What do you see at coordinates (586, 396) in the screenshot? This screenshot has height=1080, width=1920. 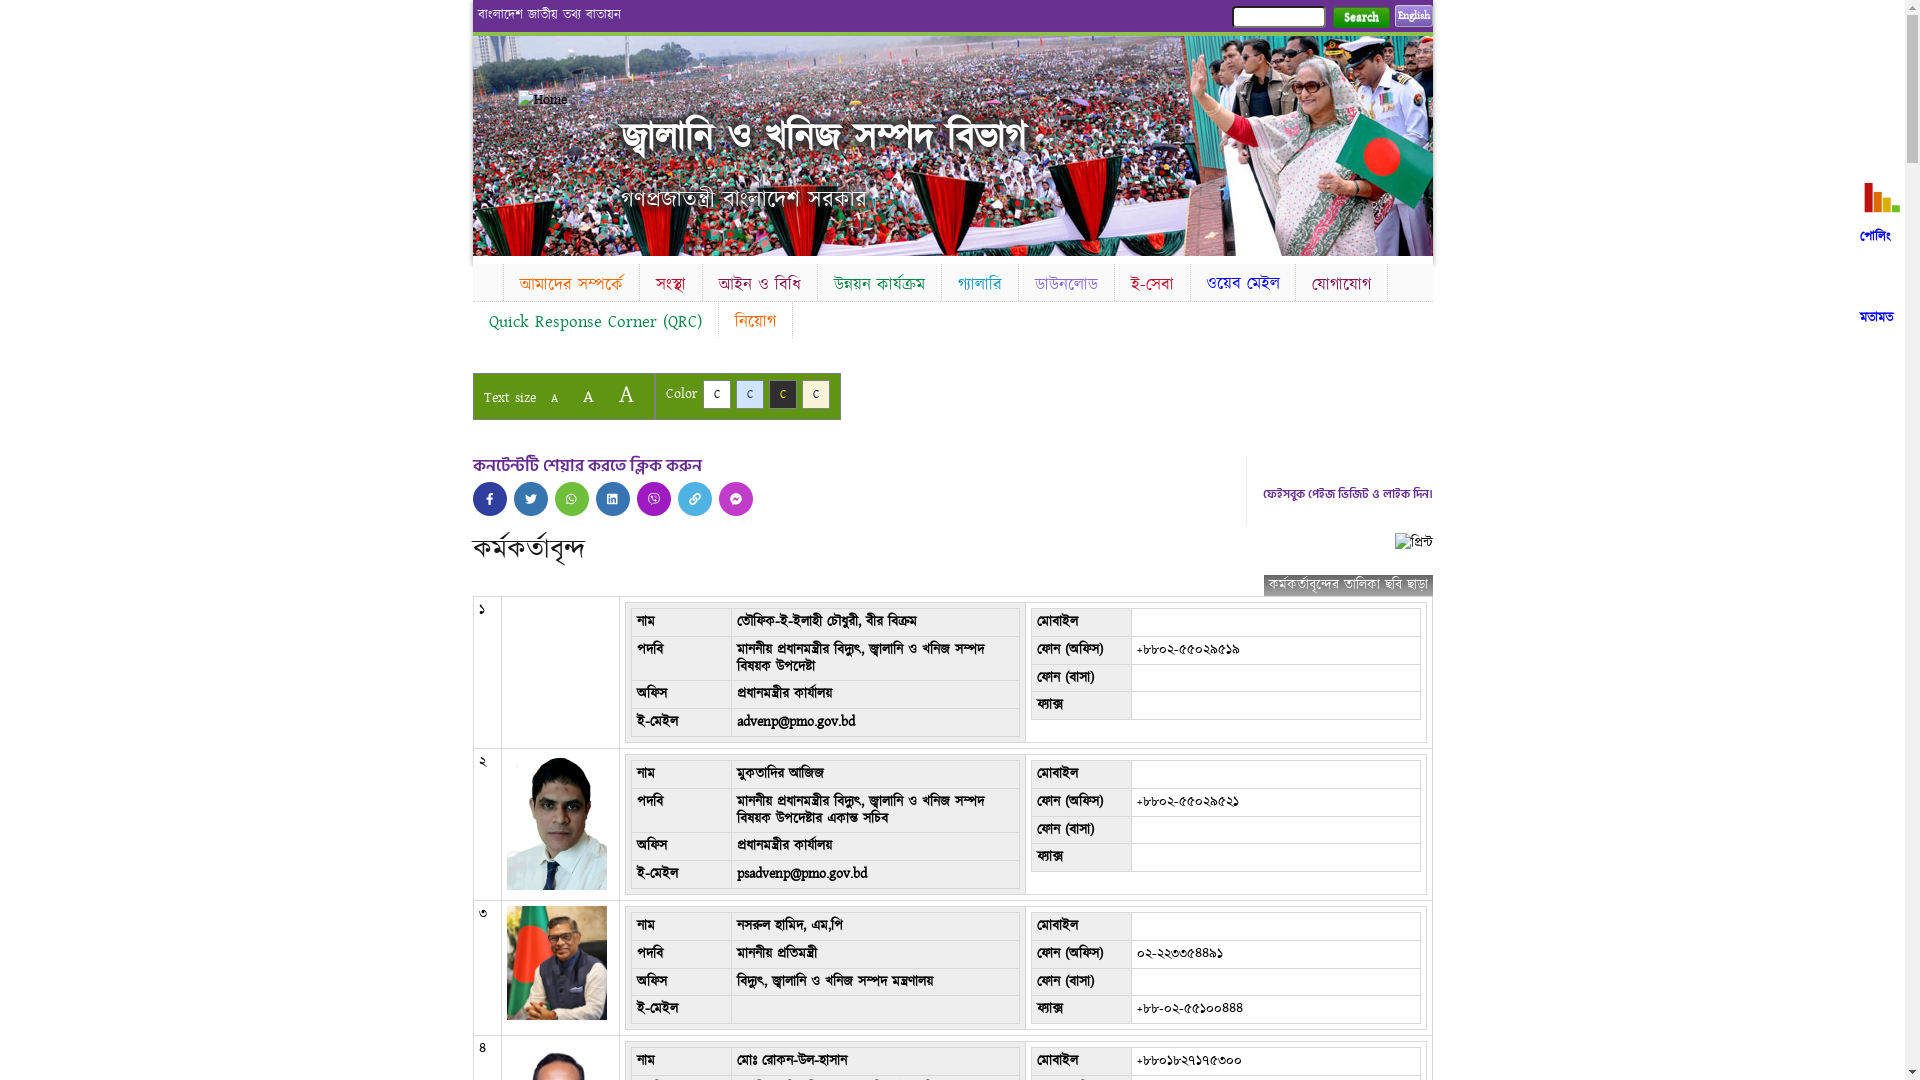 I see `'A'` at bounding box center [586, 396].